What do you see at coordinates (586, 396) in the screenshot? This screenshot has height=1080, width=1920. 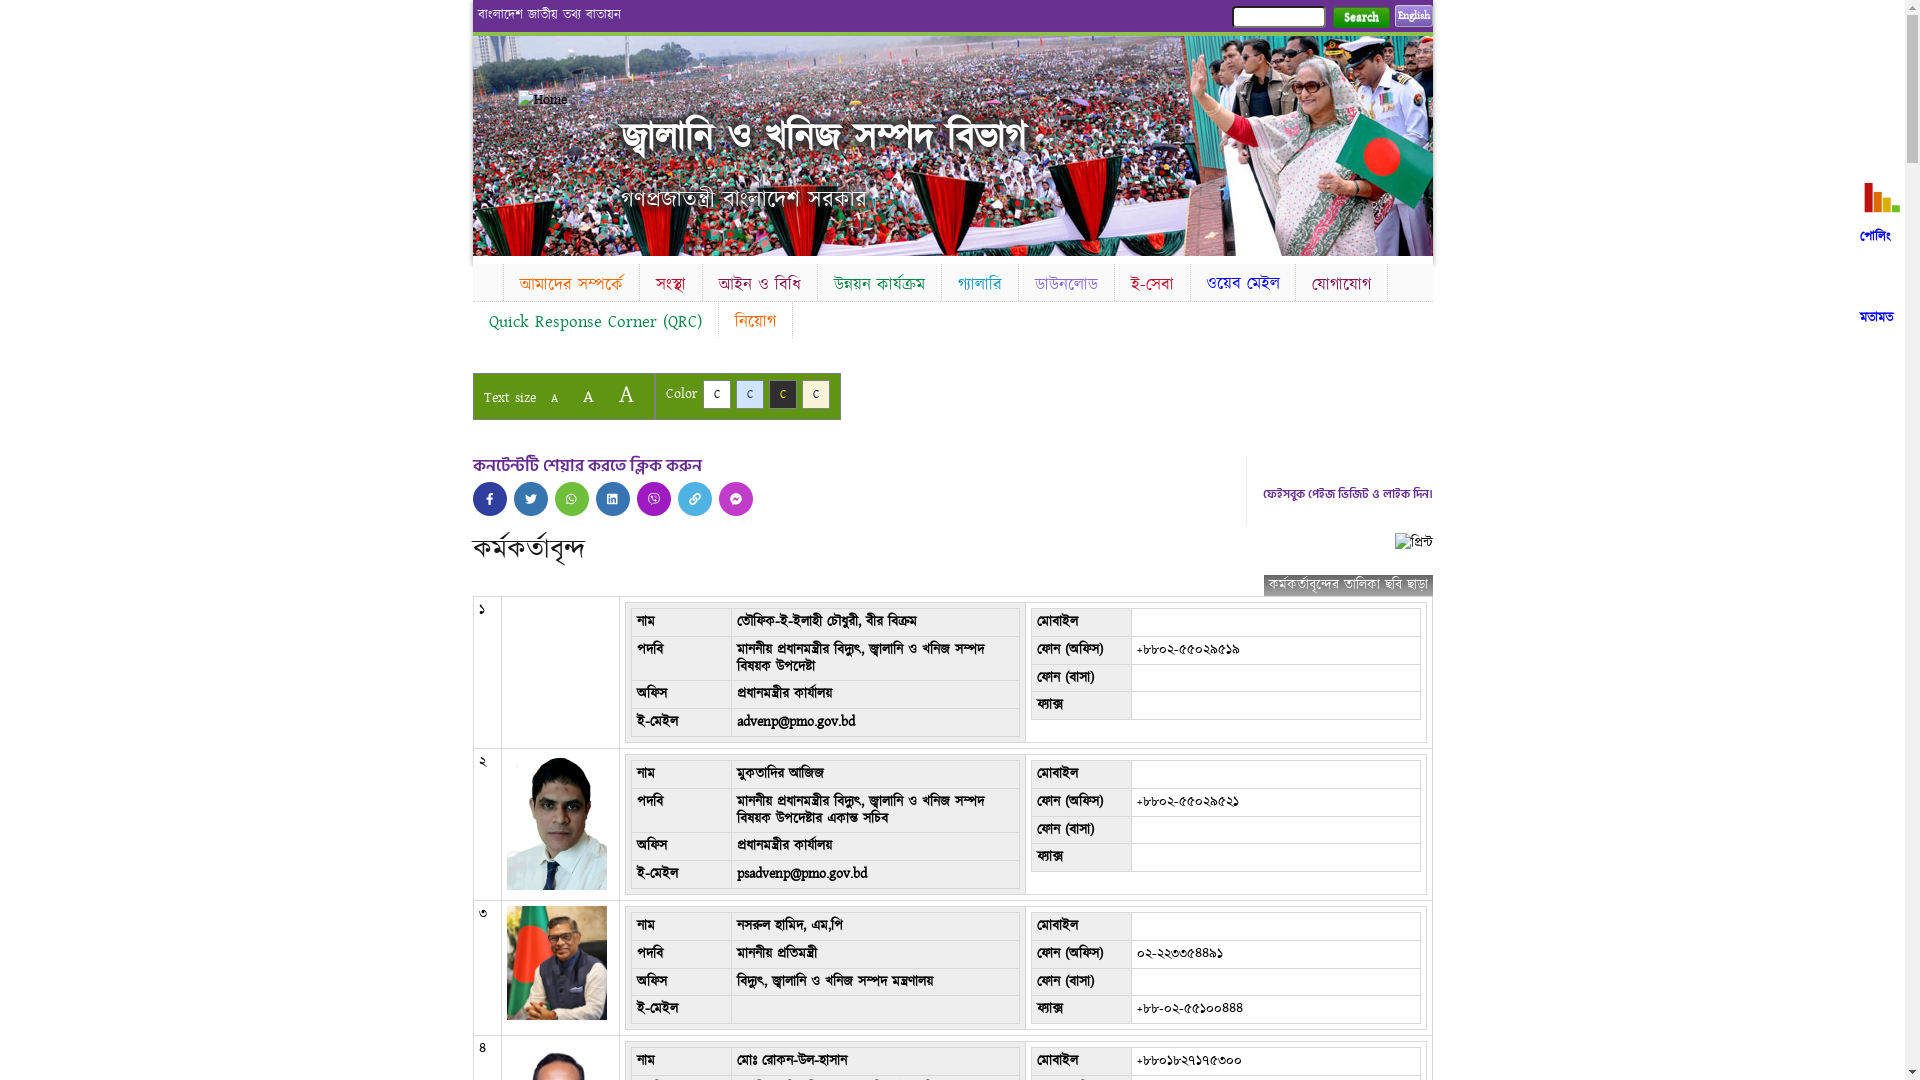 I see `'A'` at bounding box center [586, 396].